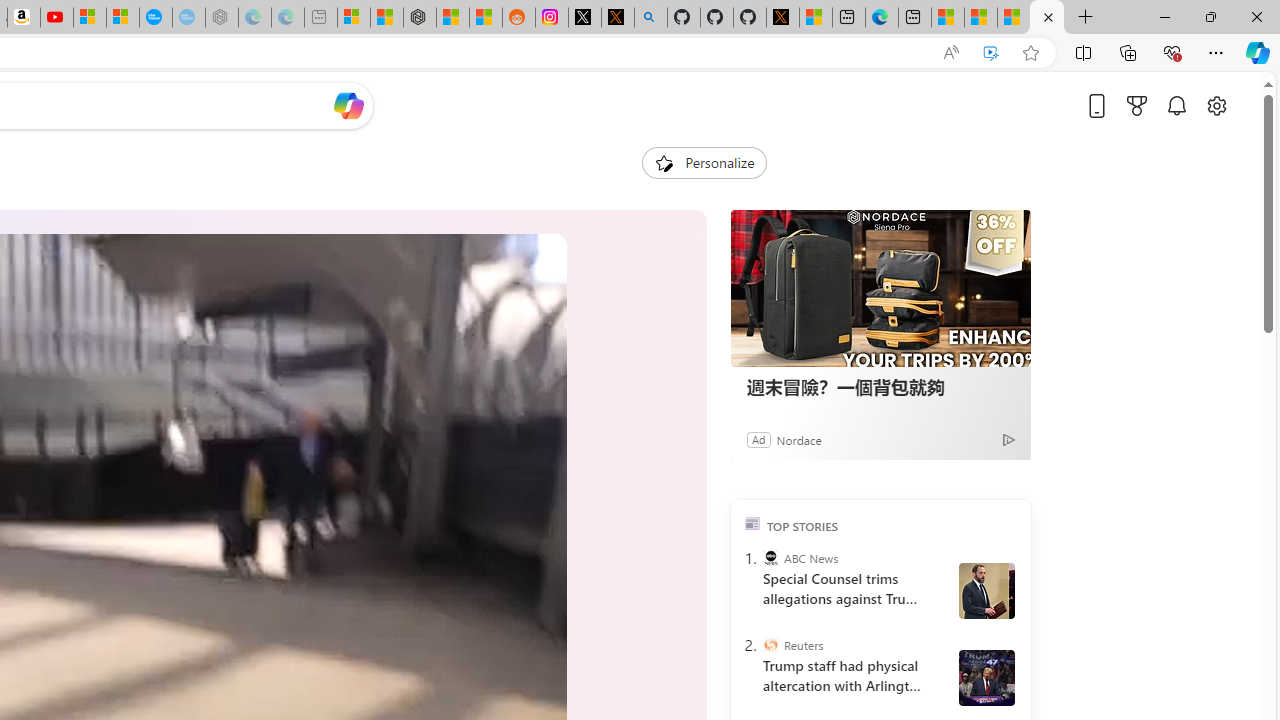 Image resolution: width=1280 pixels, height=720 pixels. What do you see at coordinates (769, 645) in the screenshot?
I see `'Reuters'` at bounding box center [769, 645].